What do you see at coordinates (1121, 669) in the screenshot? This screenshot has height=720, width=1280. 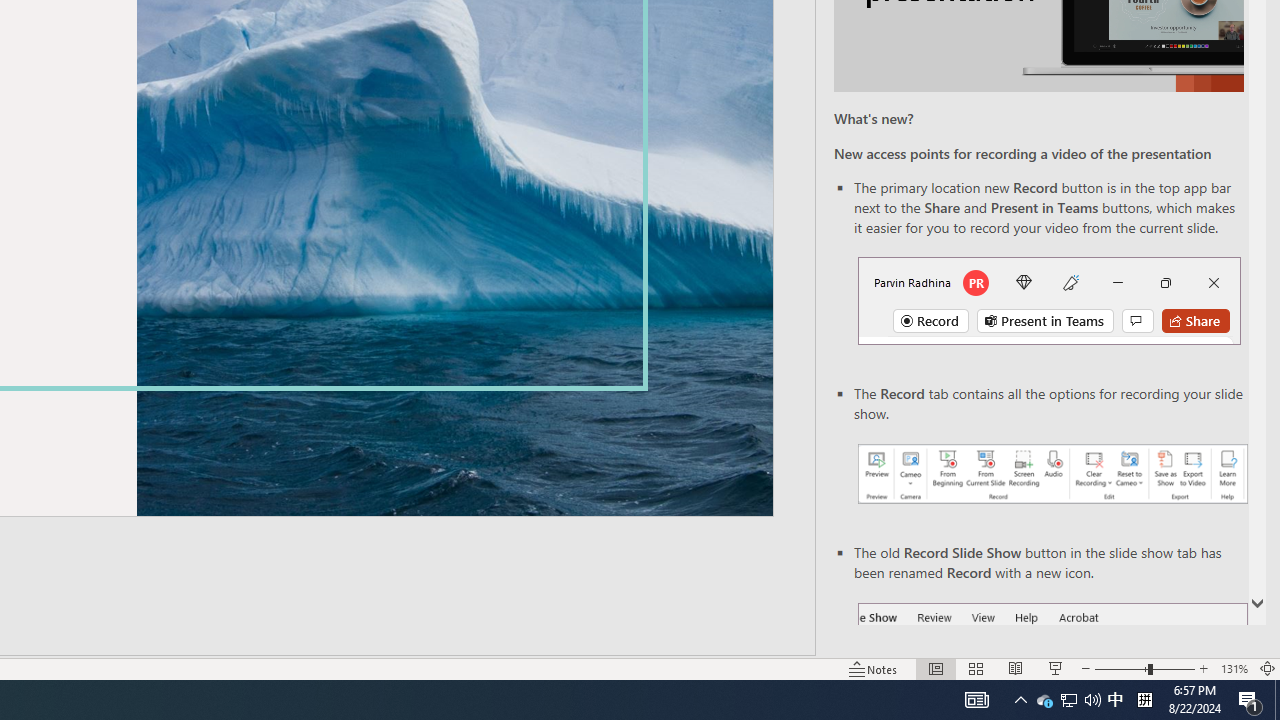 I see `'Zoom Out'` at bounding box center [1121, 669].